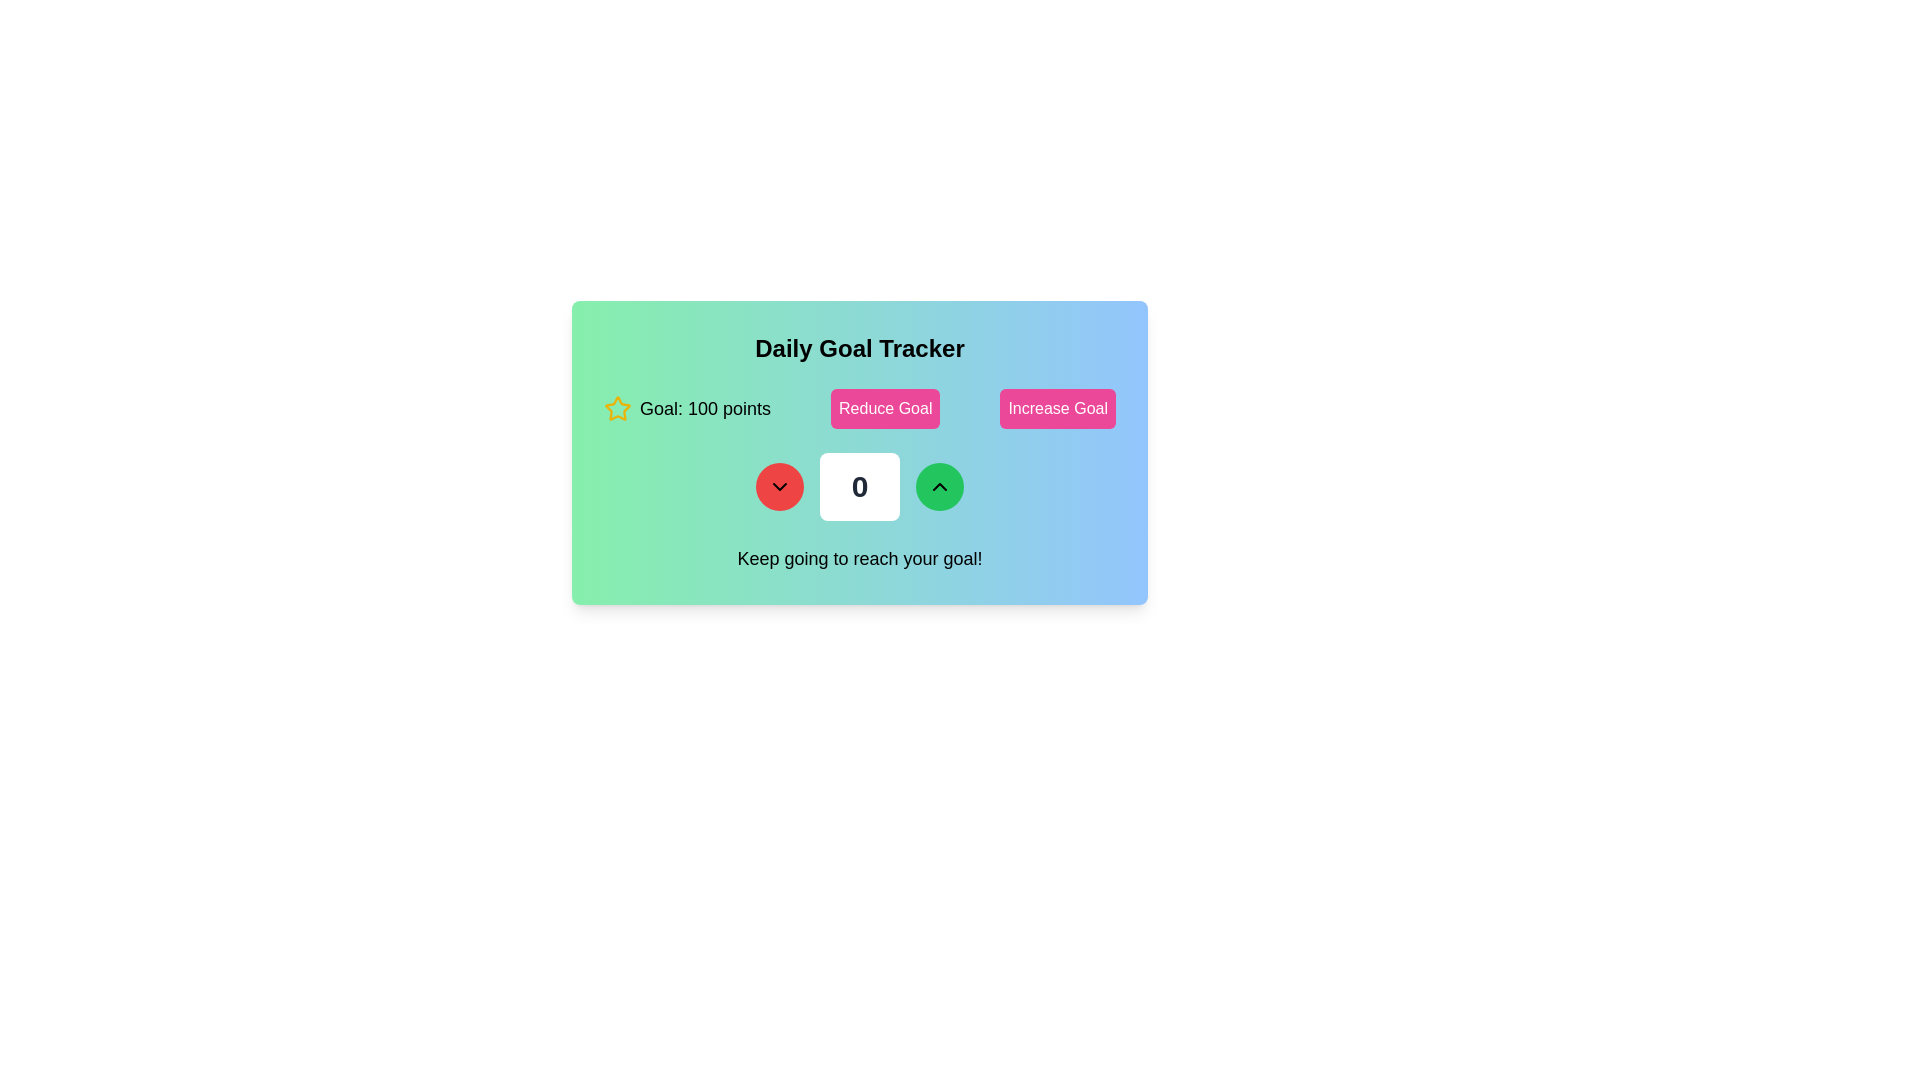  I want to click on the star-shaped outline icon, which is a decorative graphical element filled with yellow color, located near the top-left corner of the goal tracker interface, adjacent to the 'Goal: 100 points' text, so click(617, 407).